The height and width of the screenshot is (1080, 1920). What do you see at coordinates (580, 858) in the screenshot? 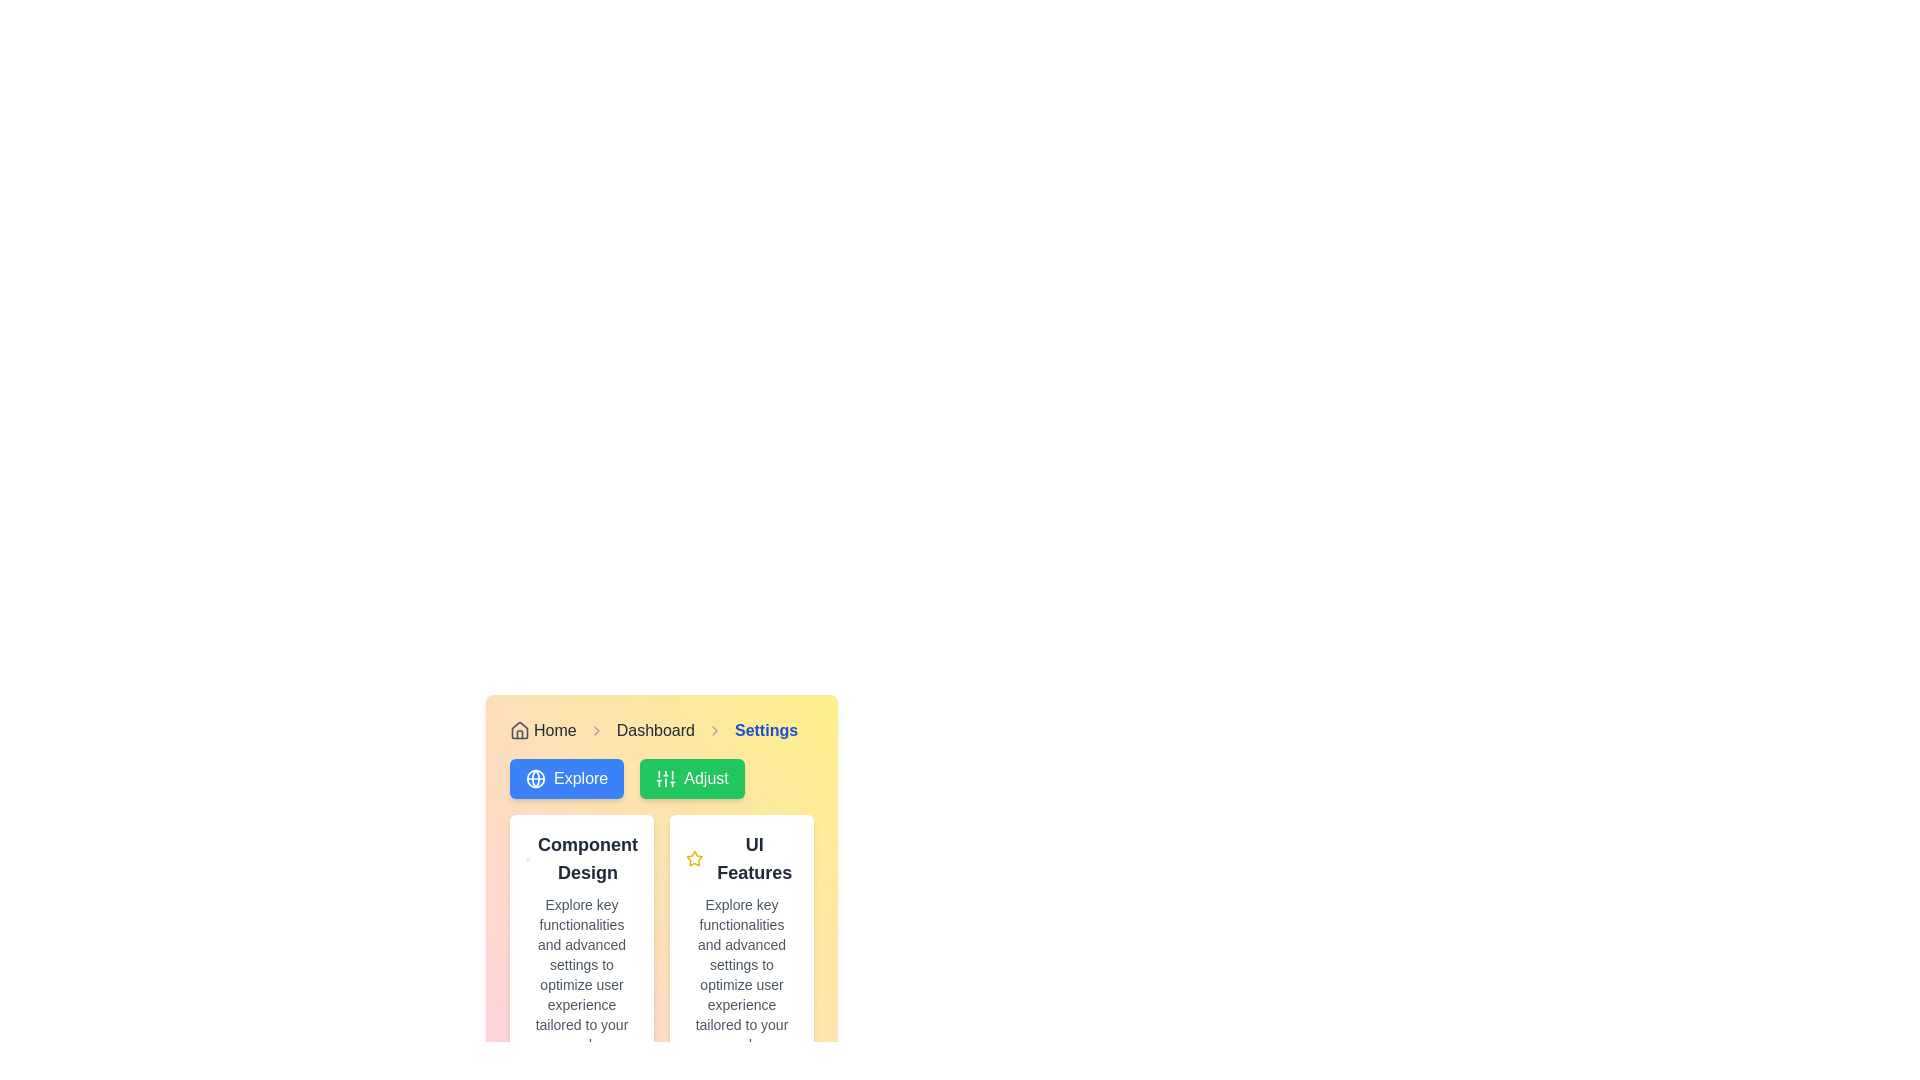
I see `the title text label of the first card, which is positioned at the top of the card above a descriptive paragraph` at bounding box center [580, 858].